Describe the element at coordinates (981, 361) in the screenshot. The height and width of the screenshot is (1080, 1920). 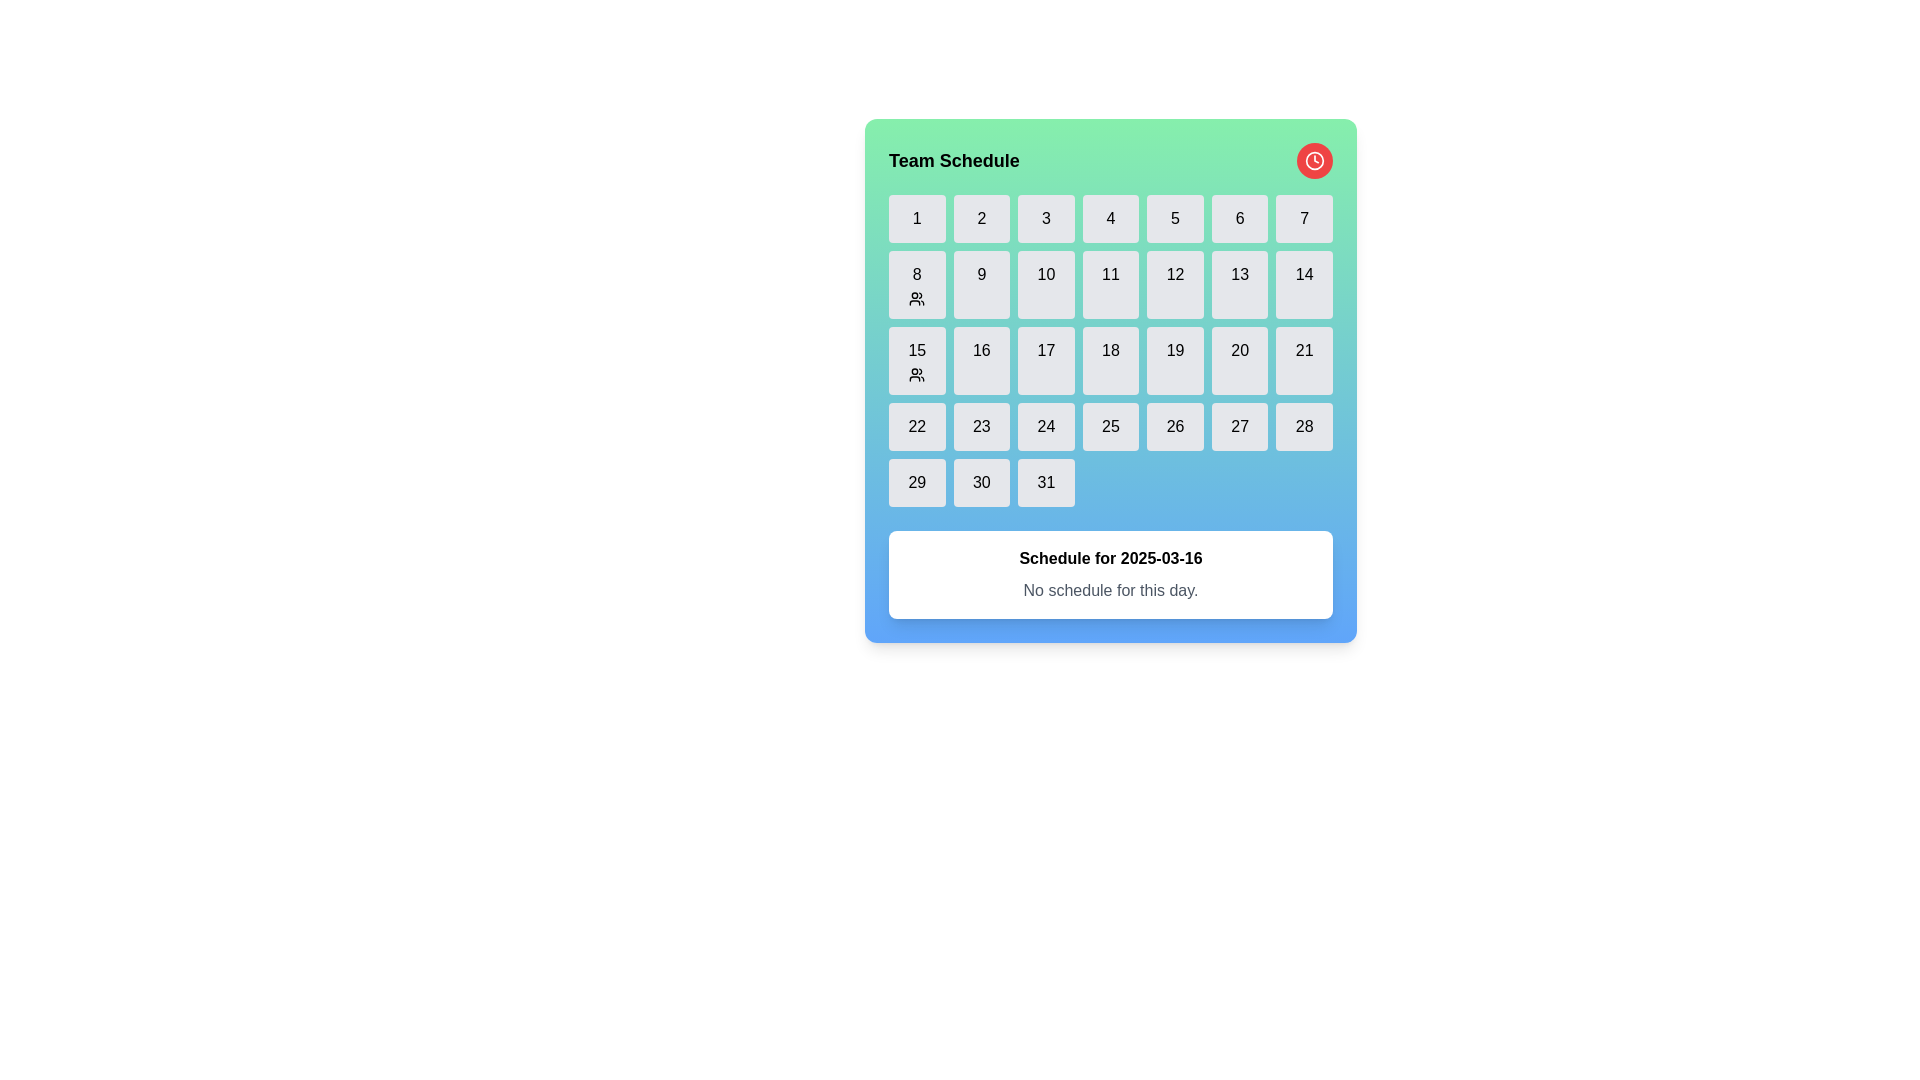
I see `the selectable day button in the fourth row and second column of the calendar interface` at that location.